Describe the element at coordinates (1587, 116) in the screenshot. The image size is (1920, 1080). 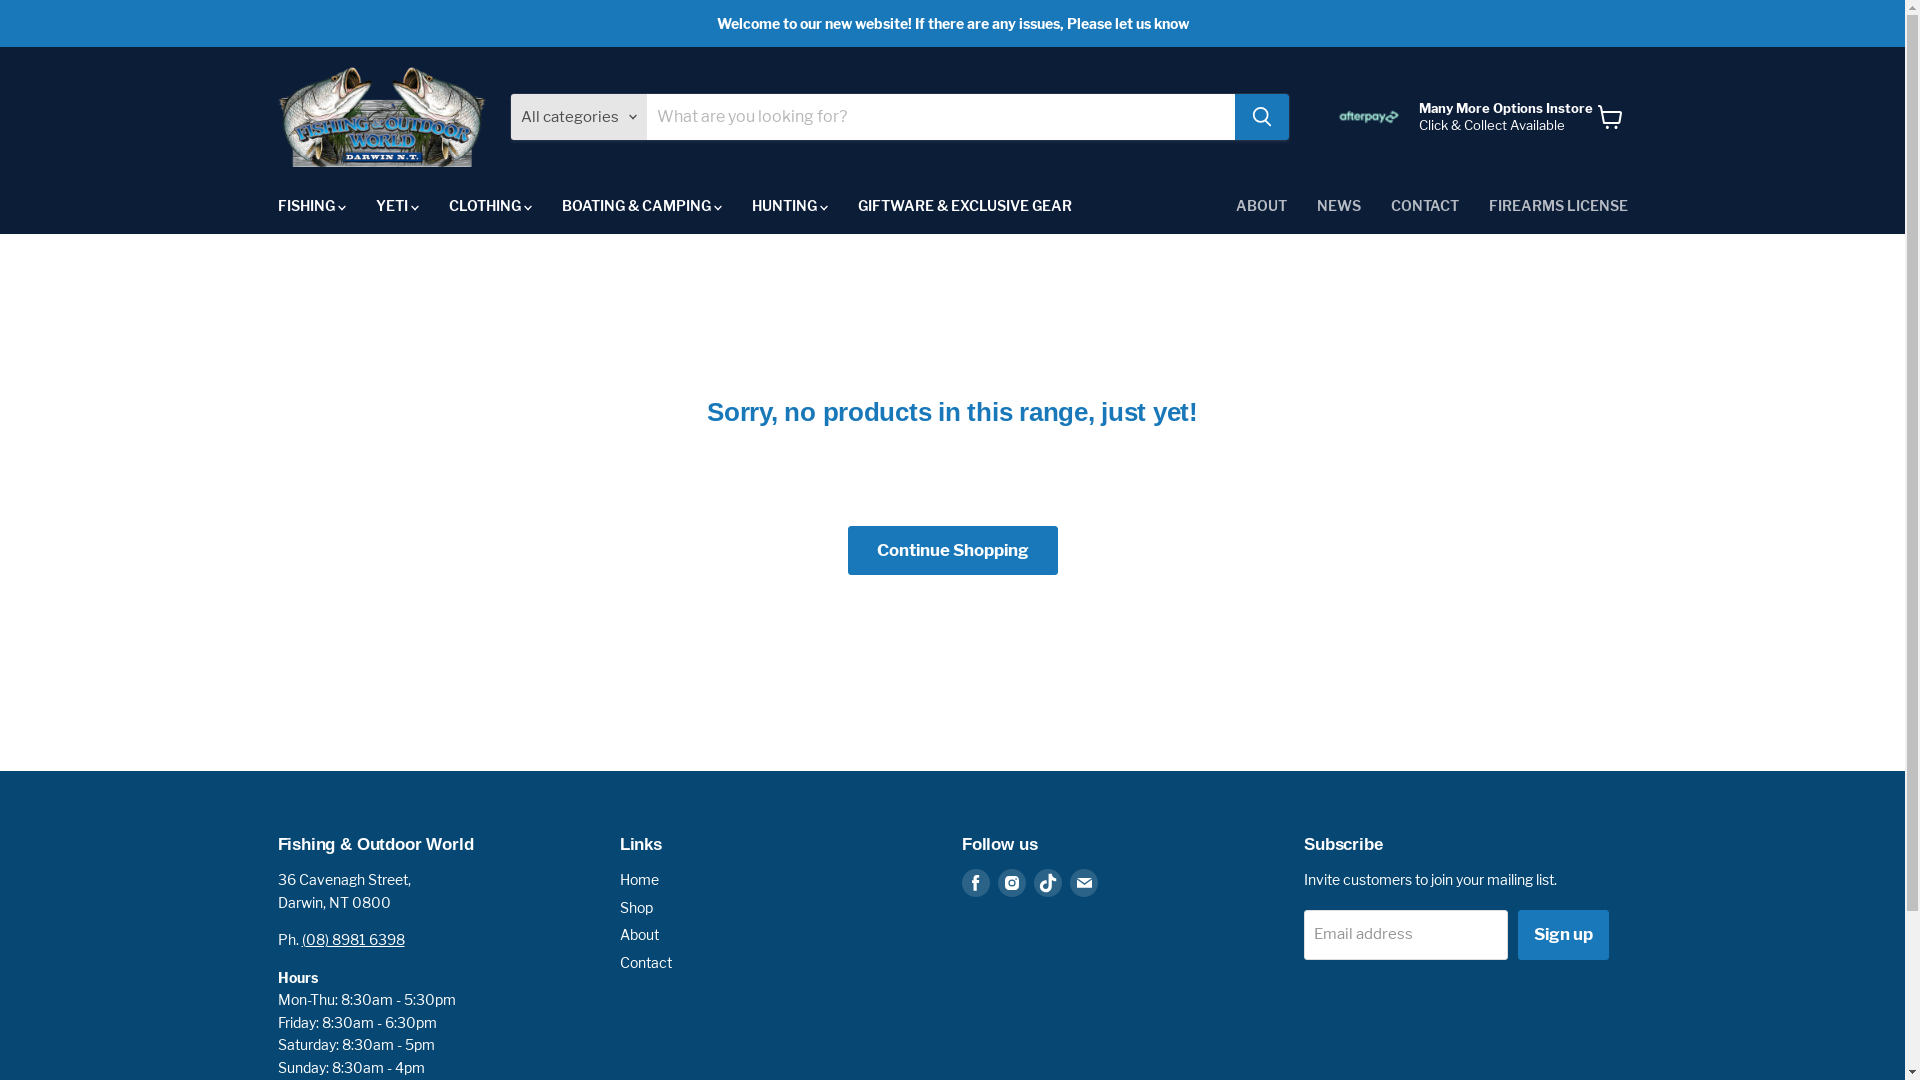
I see `'View cart'` at that location.